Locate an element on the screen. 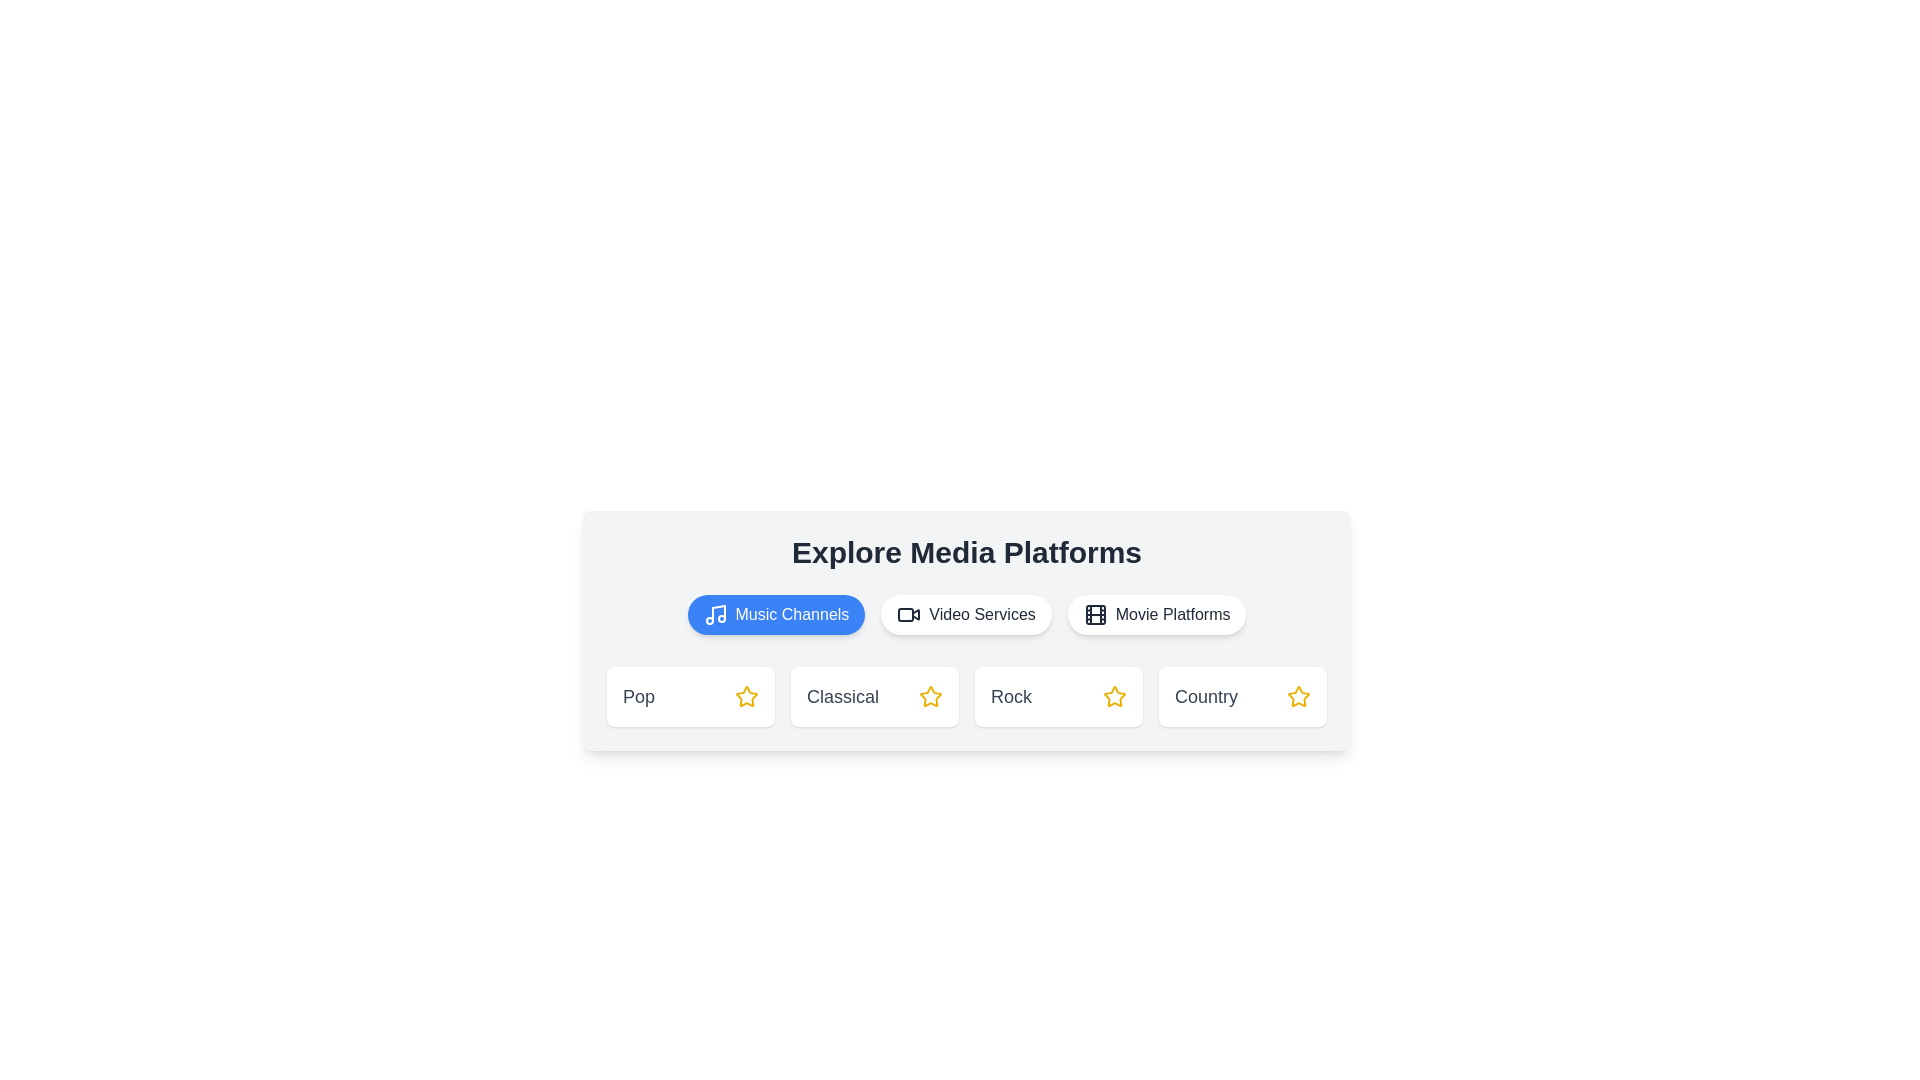 The image size is (1920, 1080). the 'Music Channels' button, which is prominently displayed with a blue background and a musical note icon is located at coordinates (775, 613).